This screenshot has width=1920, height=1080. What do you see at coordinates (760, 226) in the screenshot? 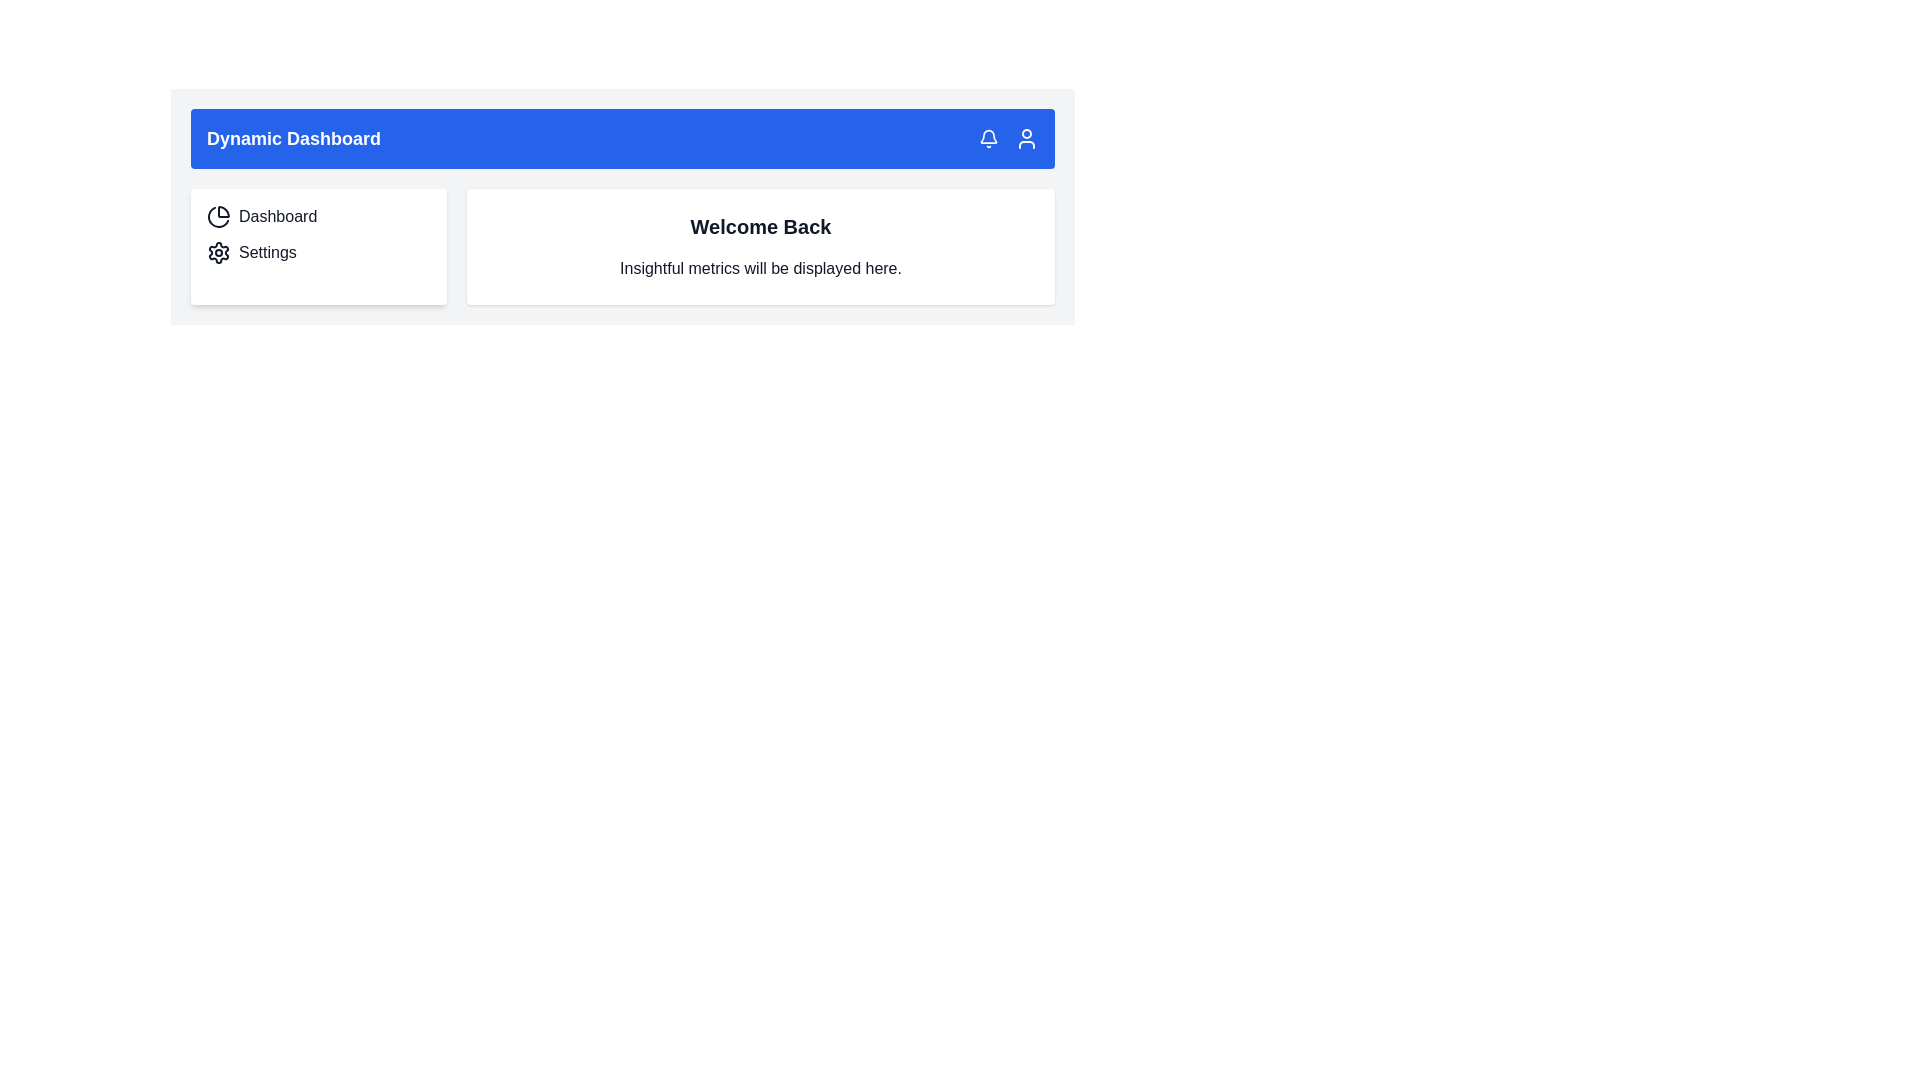
I see `the Text Display element that serves as a header or greeting message for the dashboard interface, located in the main content area above the text 'Insightful metrics will be displayed here.'` at bounding box center [760, 226].